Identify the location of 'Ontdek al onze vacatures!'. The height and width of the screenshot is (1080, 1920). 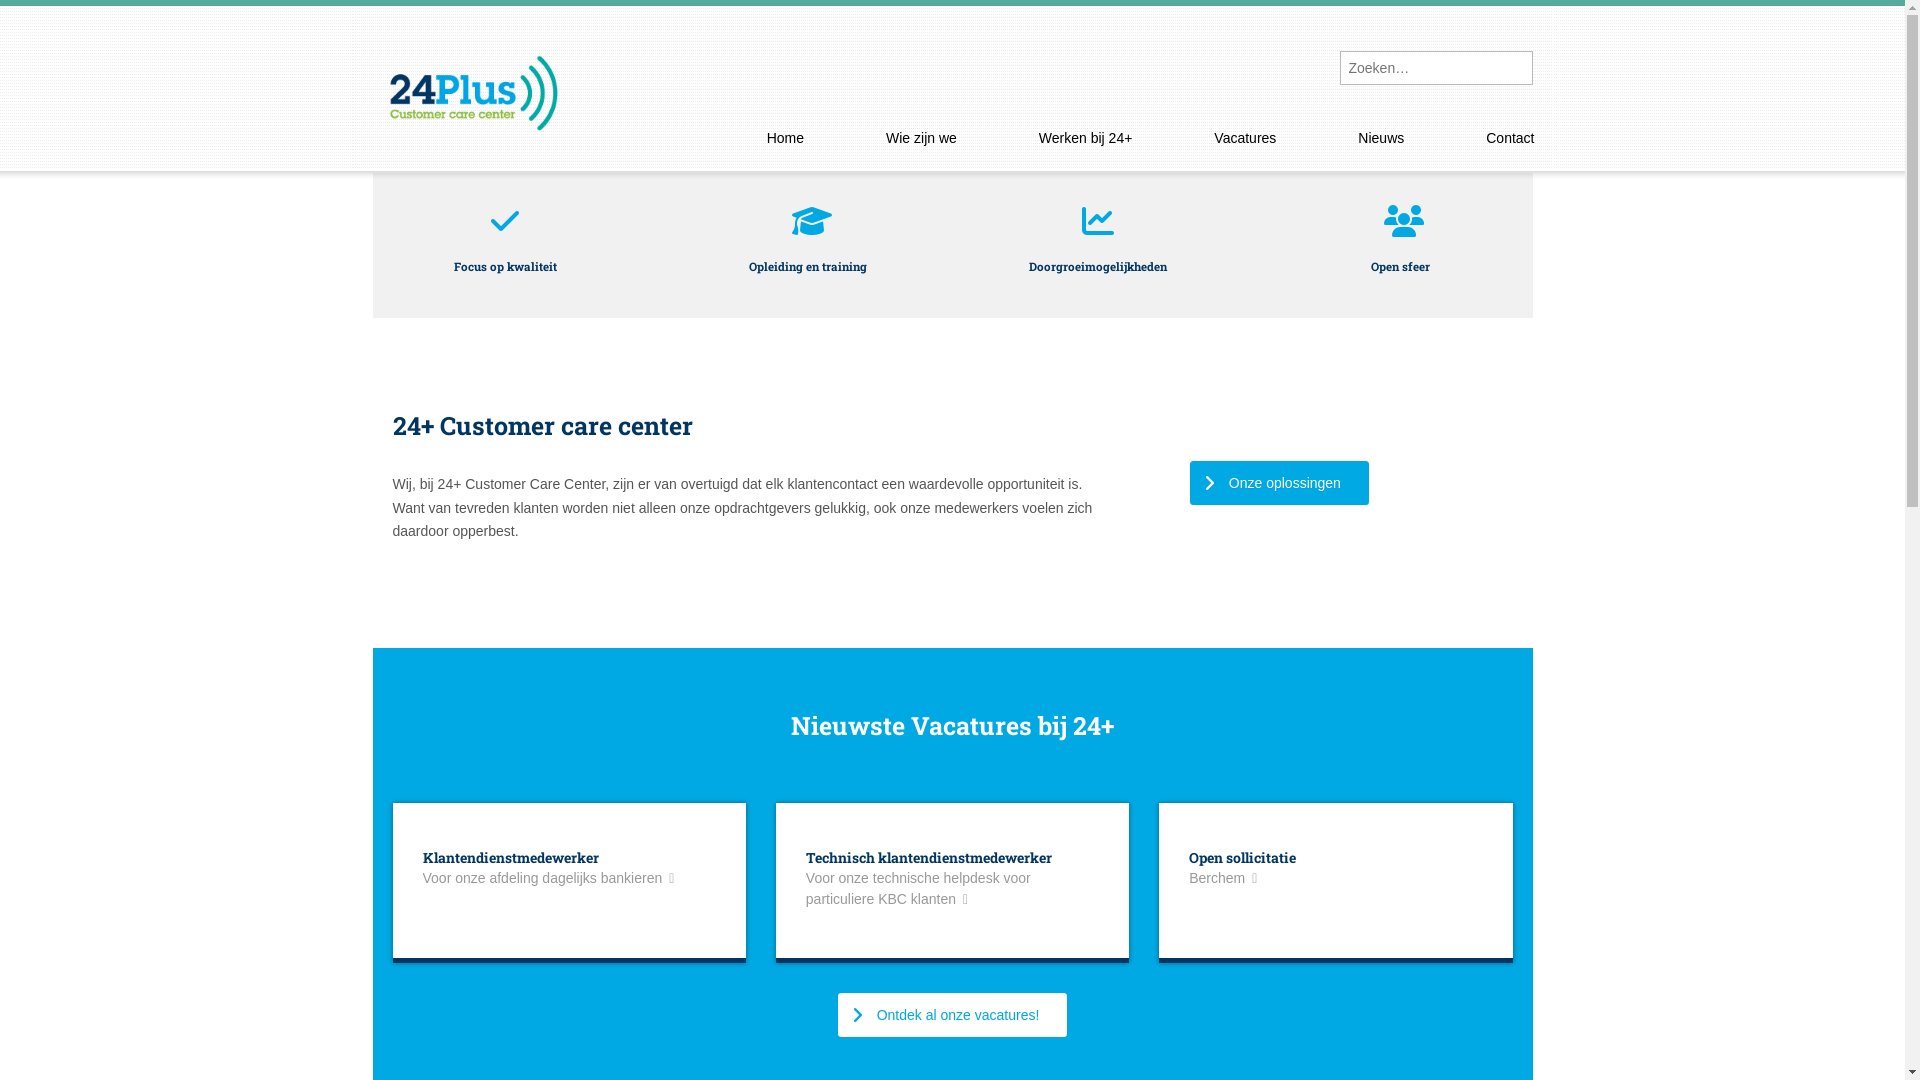
(838, 1014).